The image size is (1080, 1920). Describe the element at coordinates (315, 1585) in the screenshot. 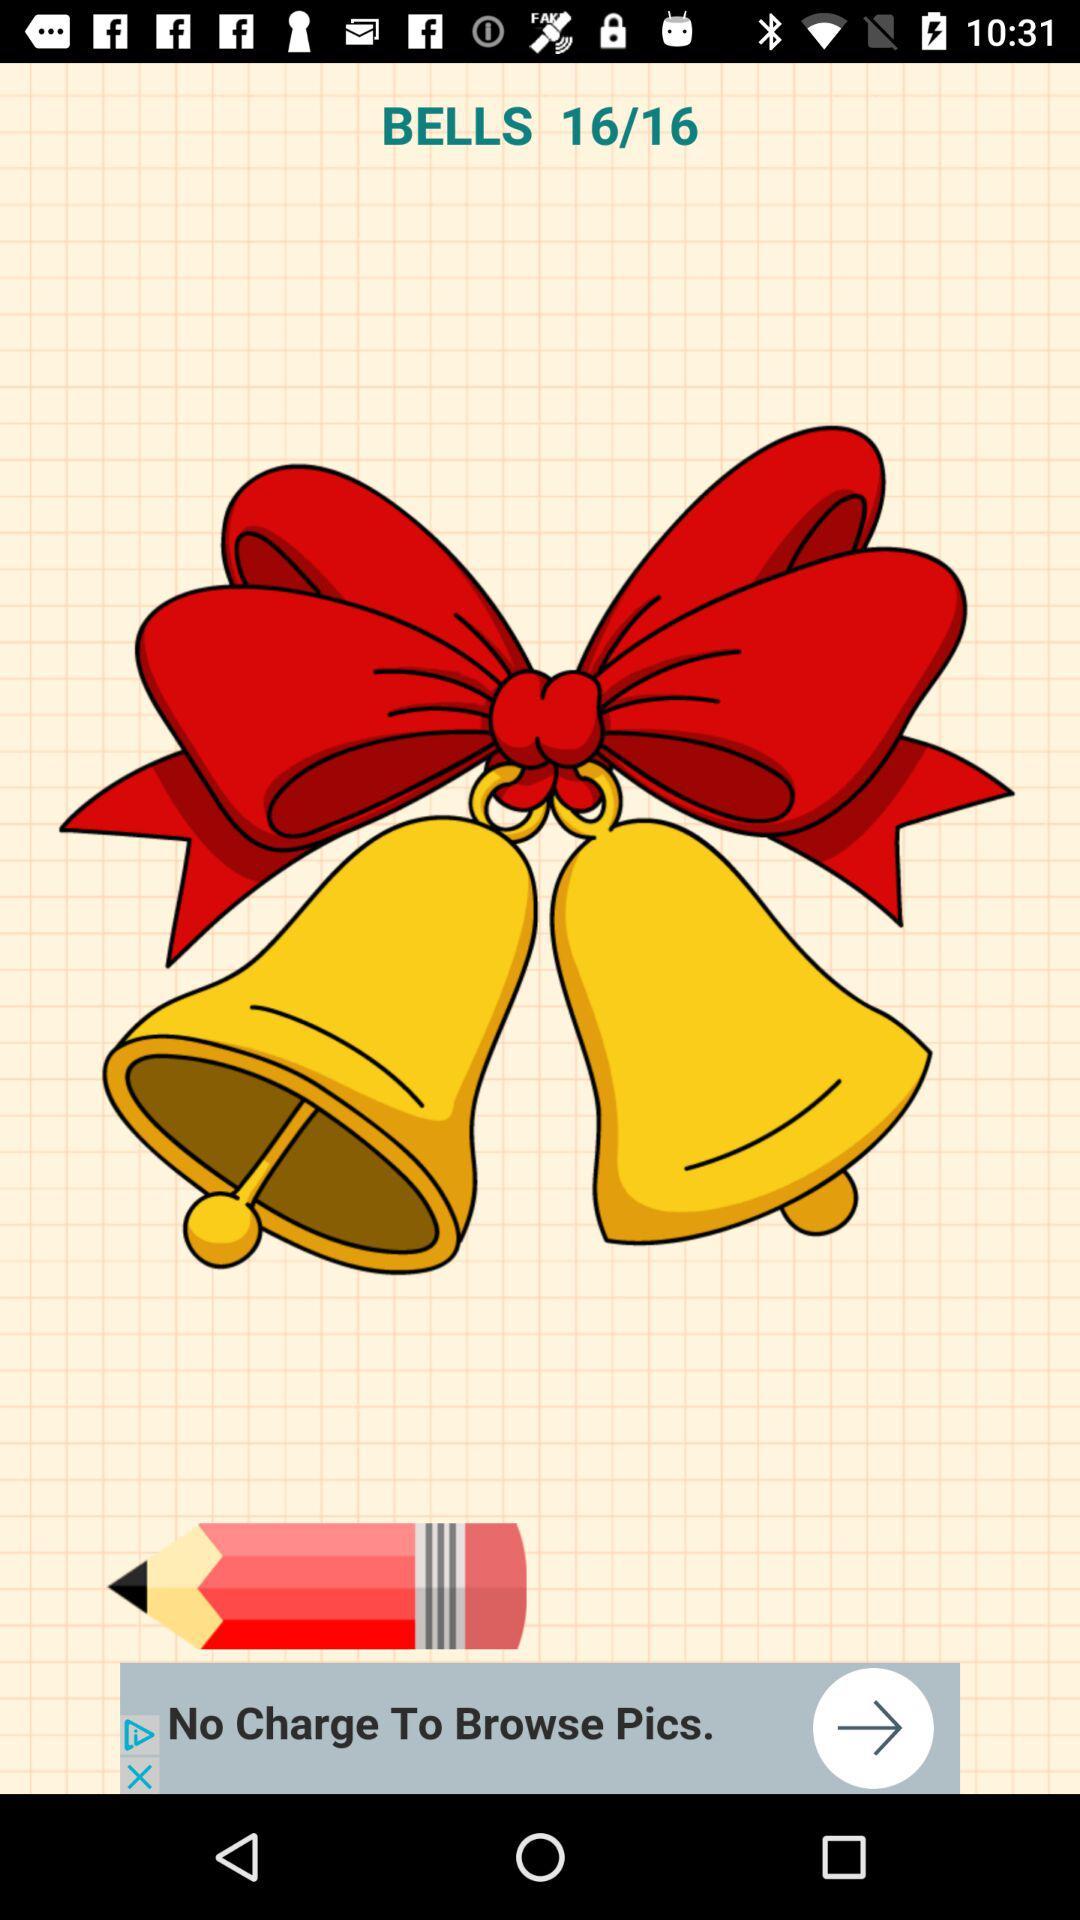

I see `go back` at that location.